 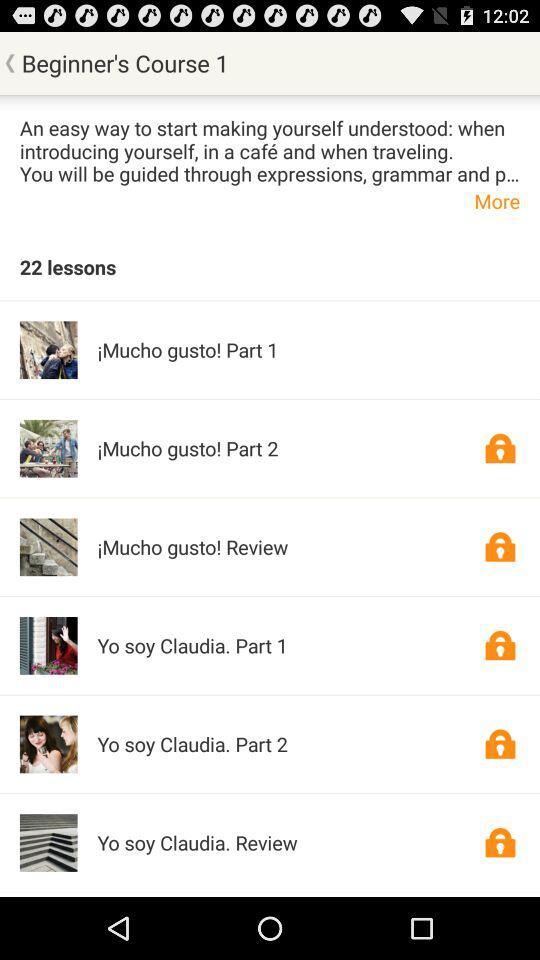 What do you see at coordinates (499, 448) in the screenshot?
I see `premium content` at bounding box center [499, 448].